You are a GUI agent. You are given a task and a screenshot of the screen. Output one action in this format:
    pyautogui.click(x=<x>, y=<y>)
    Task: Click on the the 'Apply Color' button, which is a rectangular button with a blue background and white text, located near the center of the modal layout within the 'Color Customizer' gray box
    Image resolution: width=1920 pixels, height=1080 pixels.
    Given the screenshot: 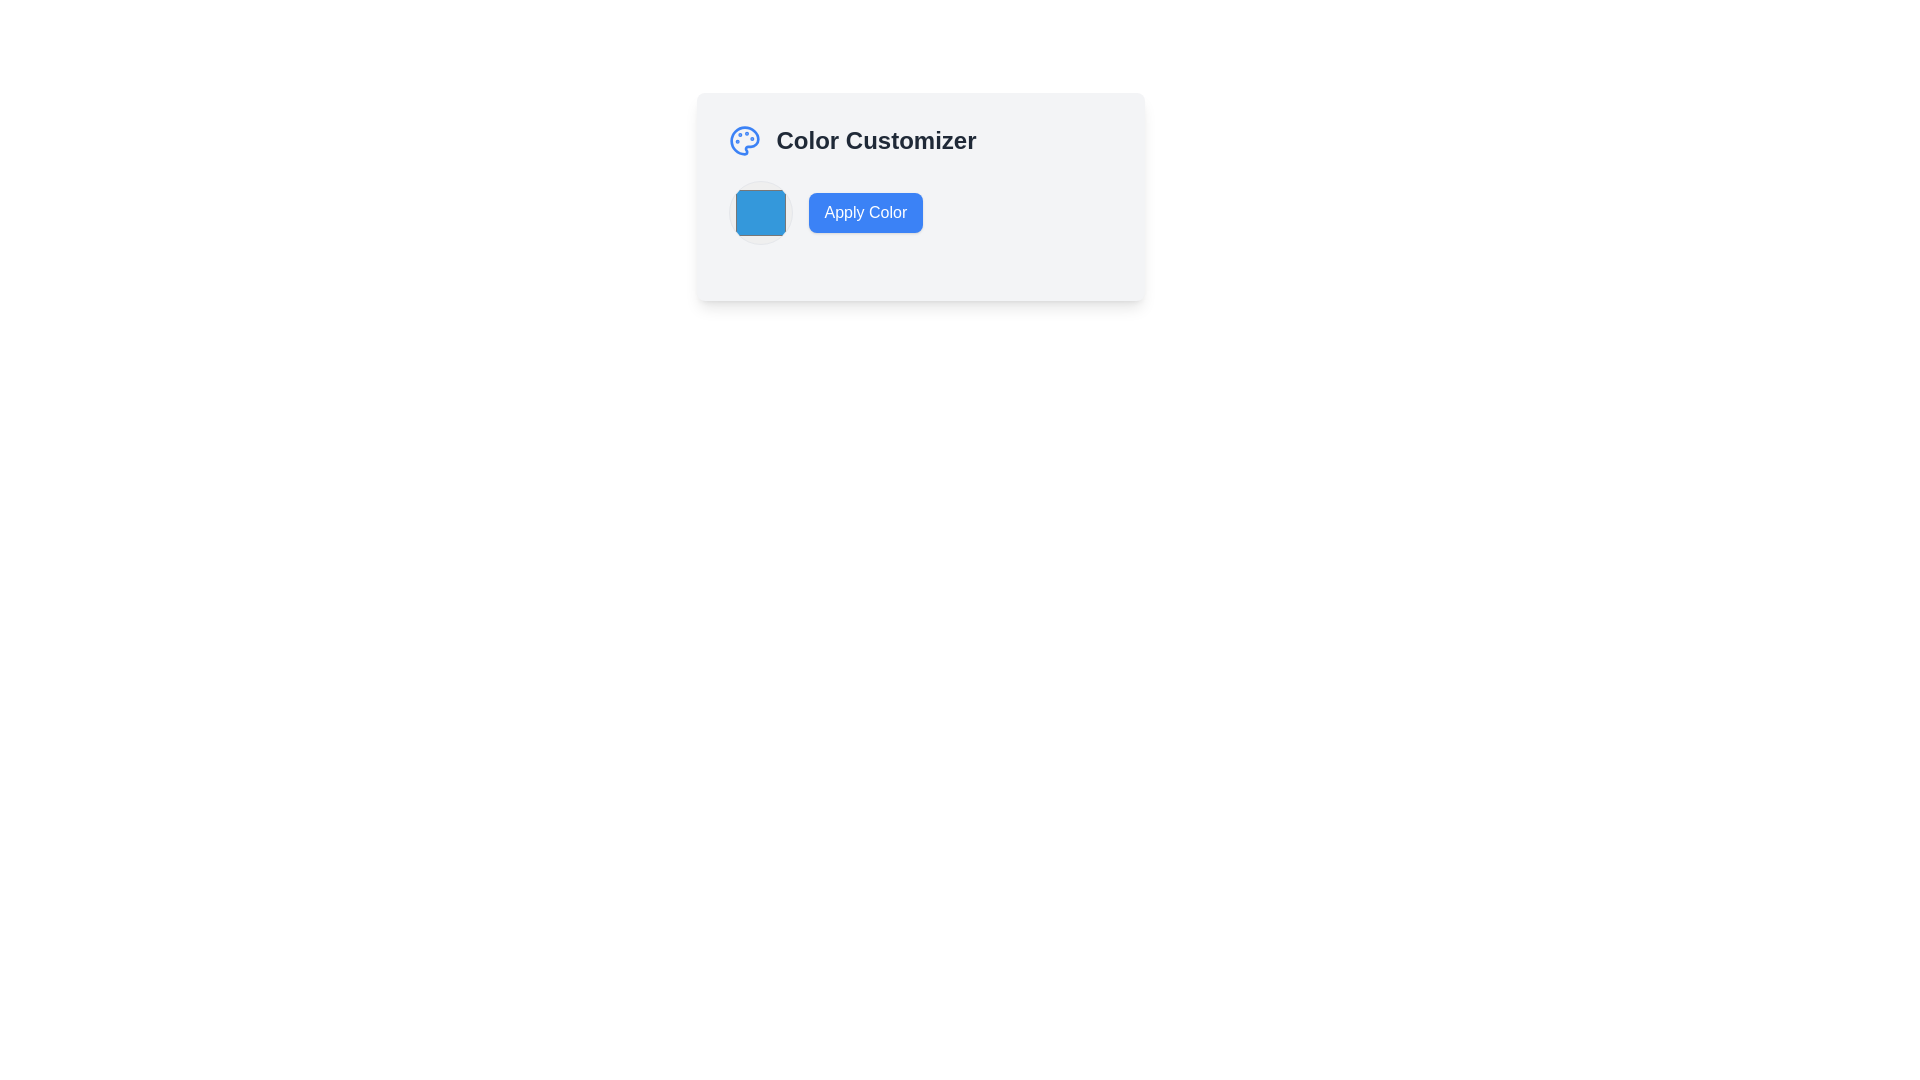 What is the action you would take?
    pyautogui.click(x=919, y=196)
    